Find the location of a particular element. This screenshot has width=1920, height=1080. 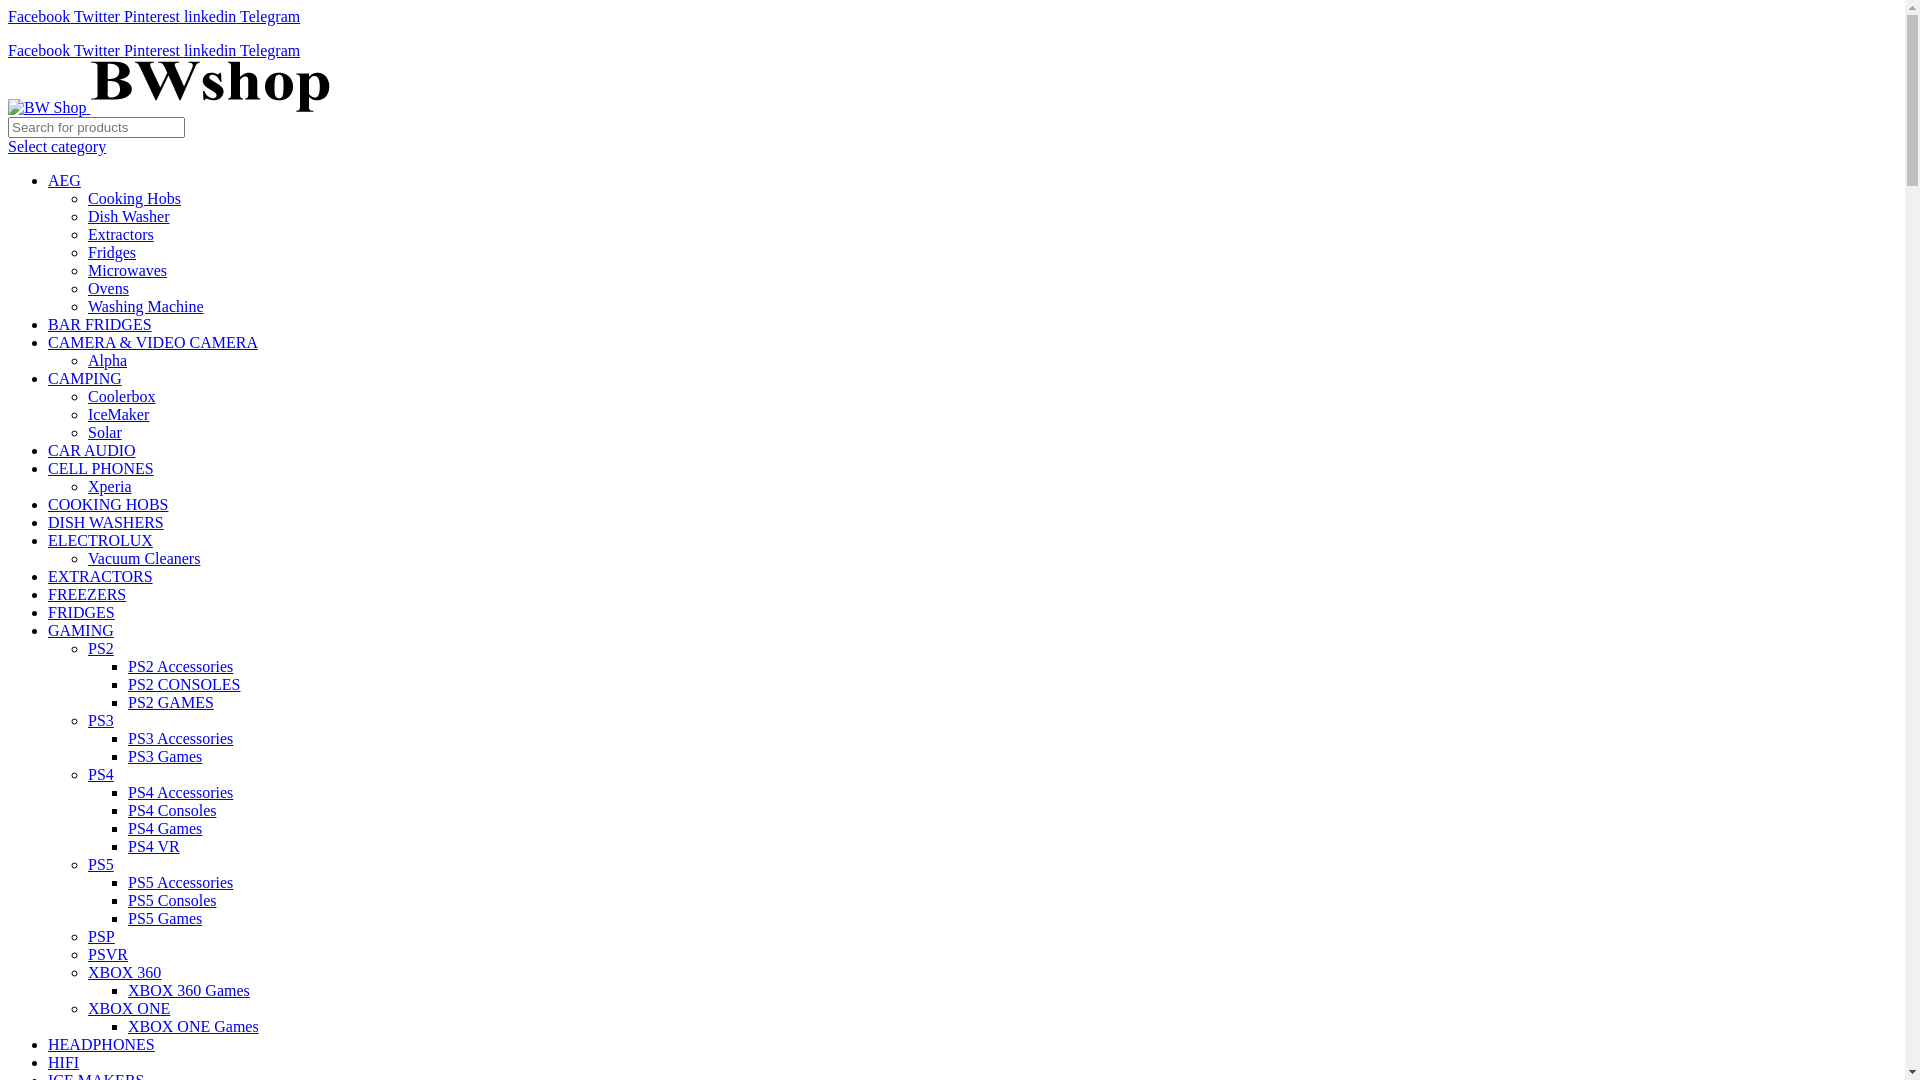

'XBOX ONE Games' is located at coordinates (193, 1026).